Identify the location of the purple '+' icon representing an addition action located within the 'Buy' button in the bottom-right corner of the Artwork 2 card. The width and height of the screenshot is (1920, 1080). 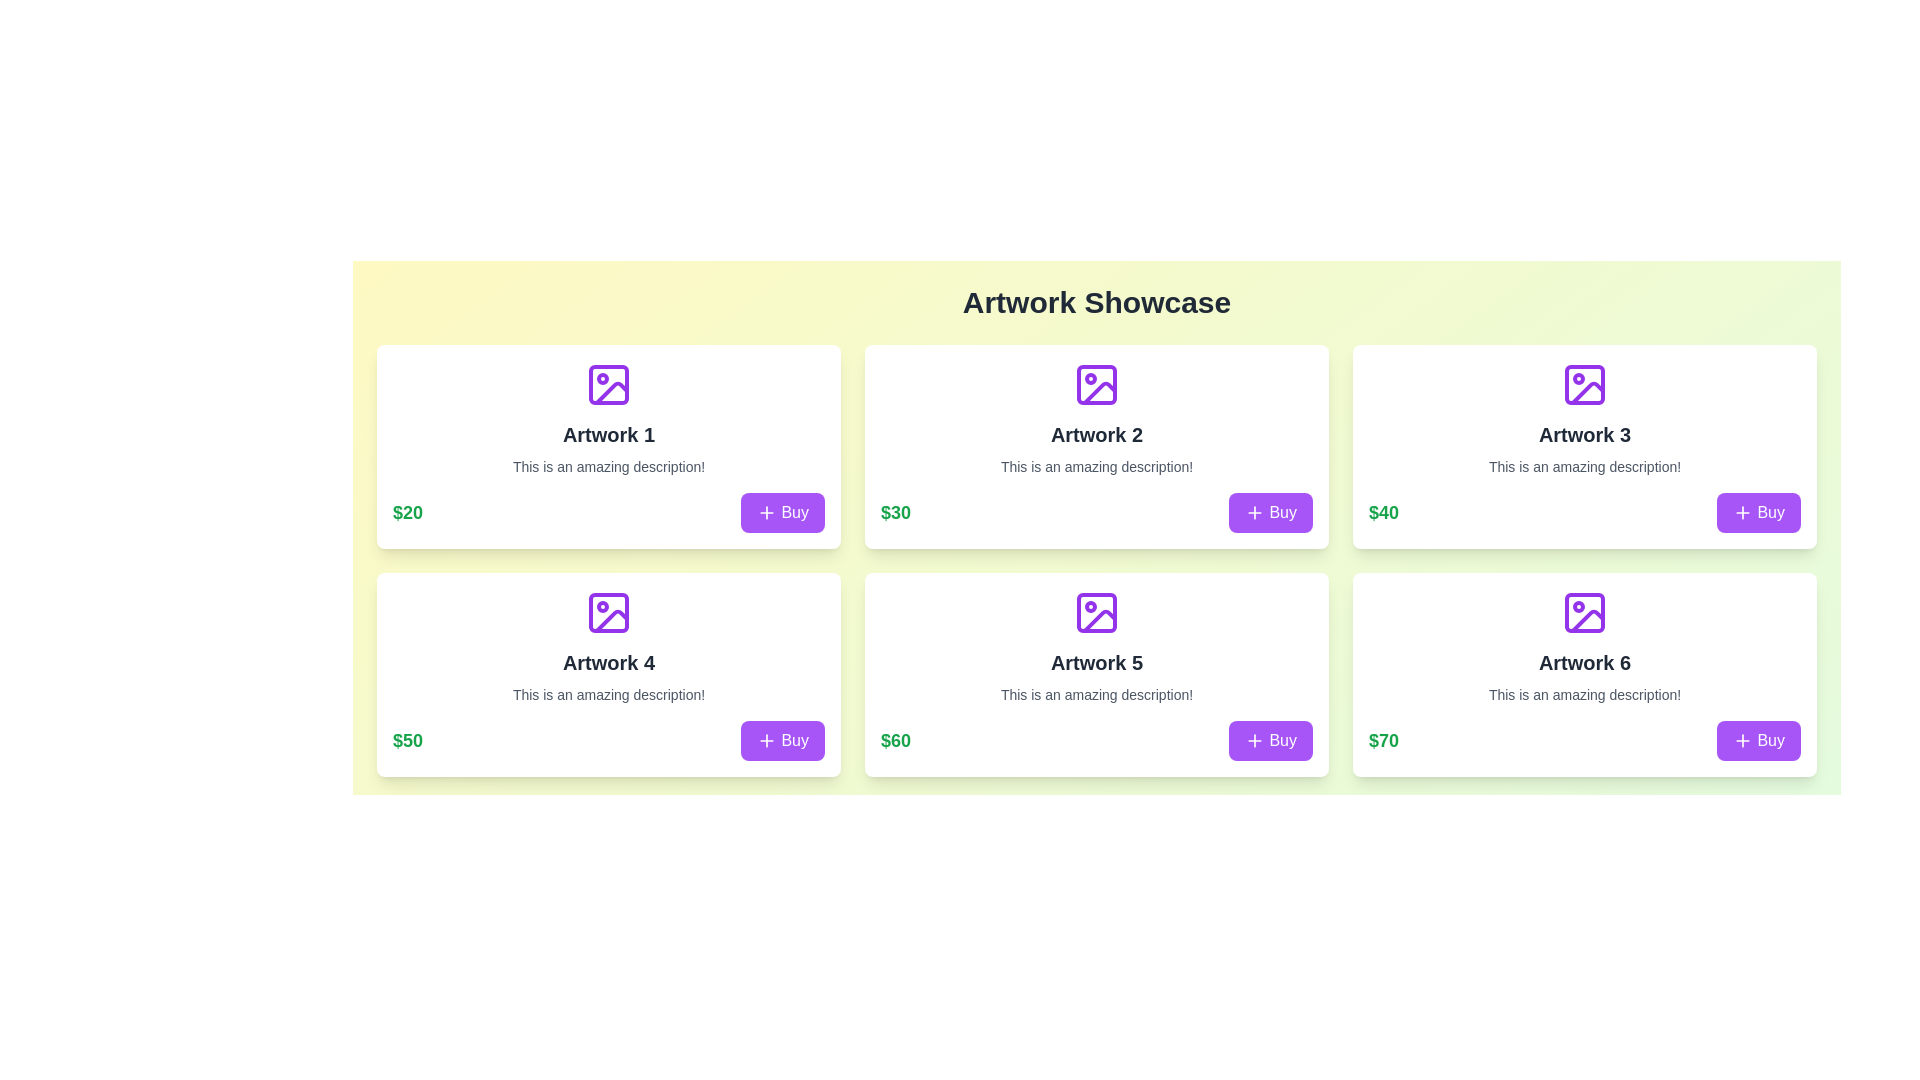
(1254, 512).